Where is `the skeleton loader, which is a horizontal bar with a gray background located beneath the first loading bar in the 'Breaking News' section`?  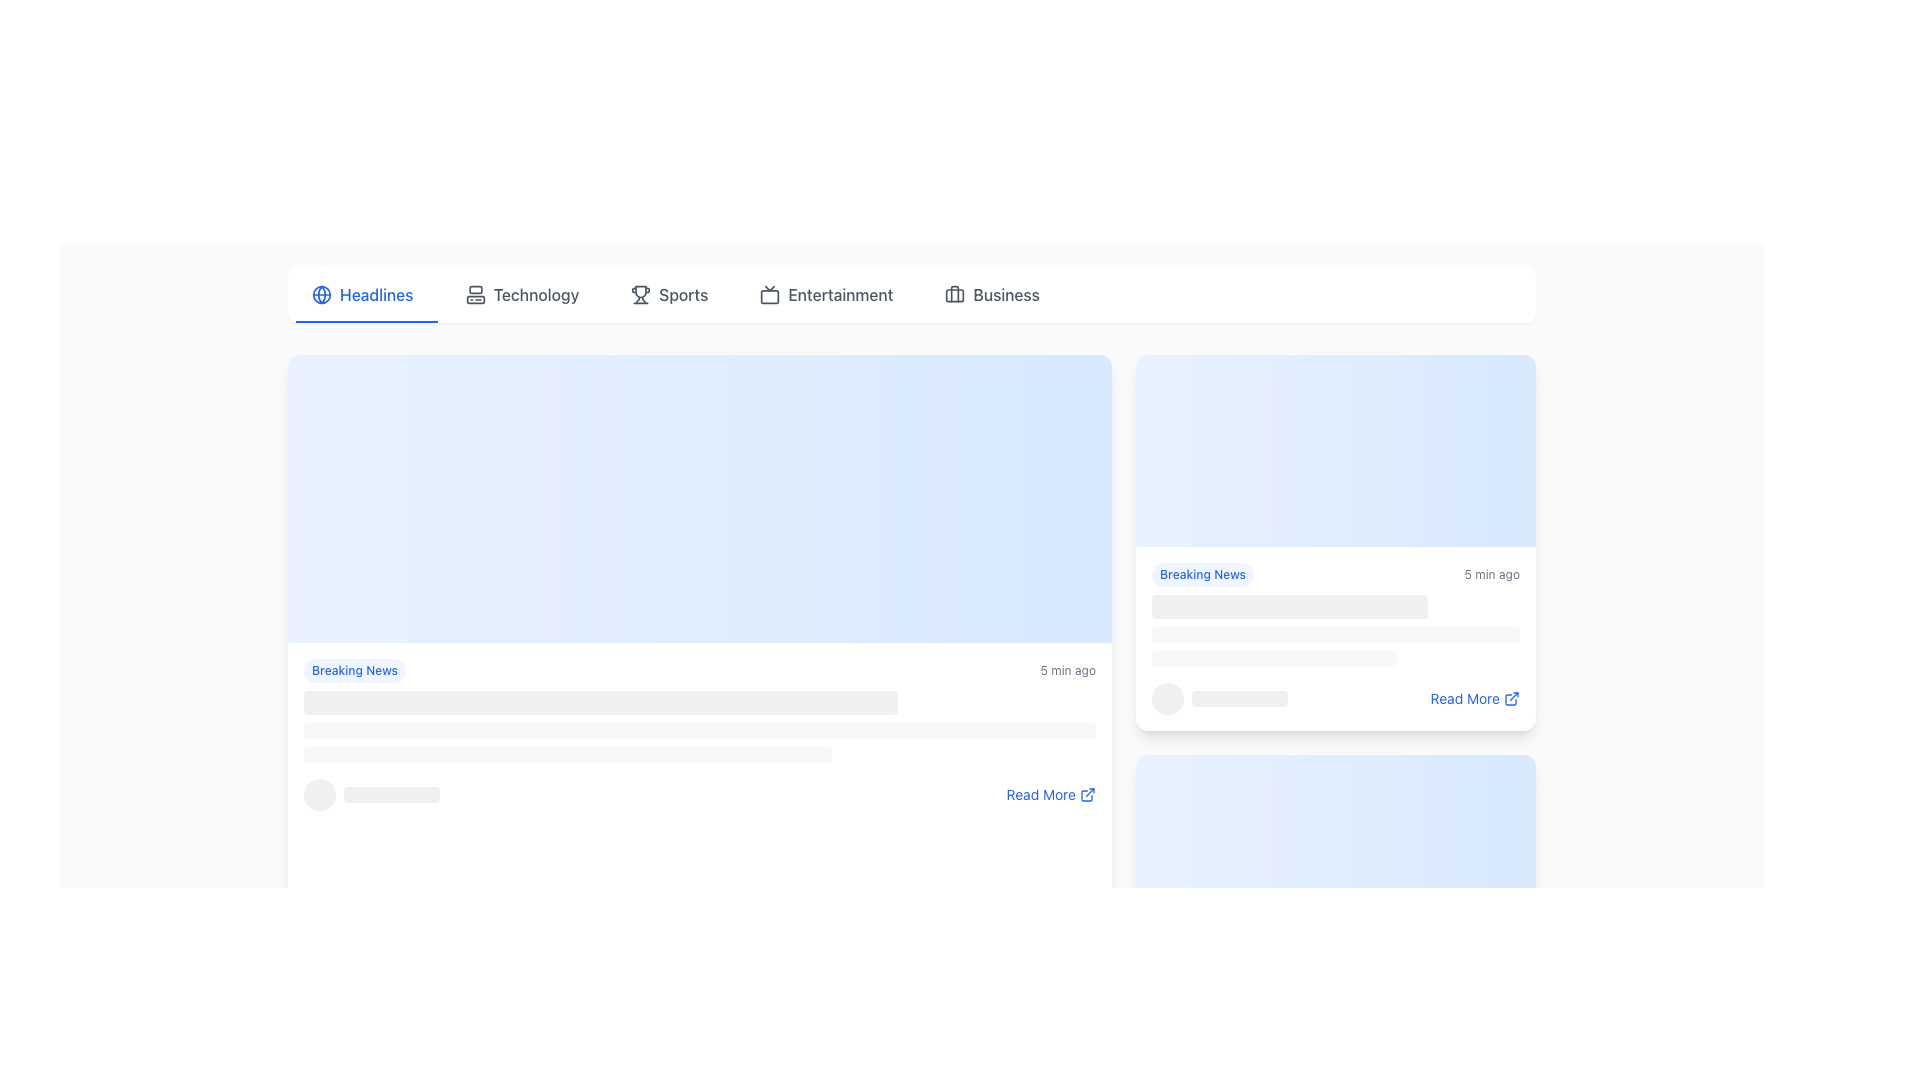
the skeleton loader, which is a horizontal bar with a gray background located beneath the first loading bar in the 'Breaking News' section is located at coordinates (566, 755).